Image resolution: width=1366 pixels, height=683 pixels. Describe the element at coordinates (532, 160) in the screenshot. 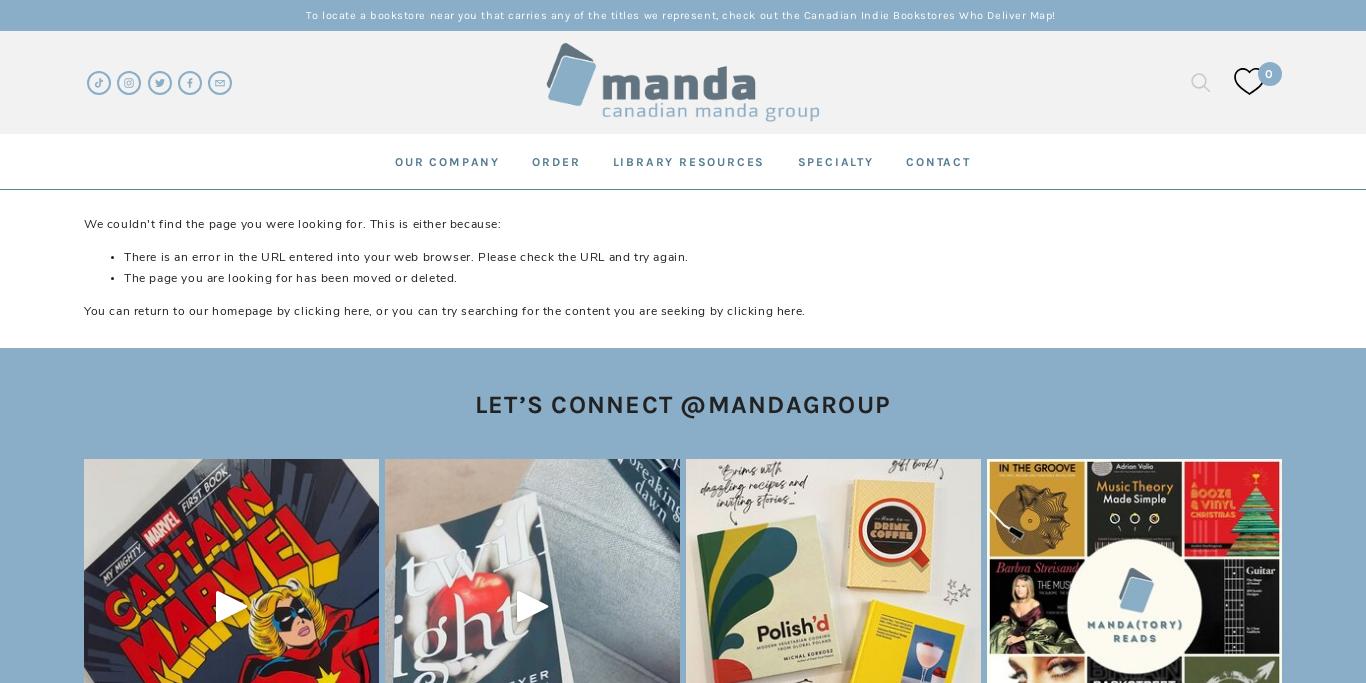

I see `'Order'` at that location.